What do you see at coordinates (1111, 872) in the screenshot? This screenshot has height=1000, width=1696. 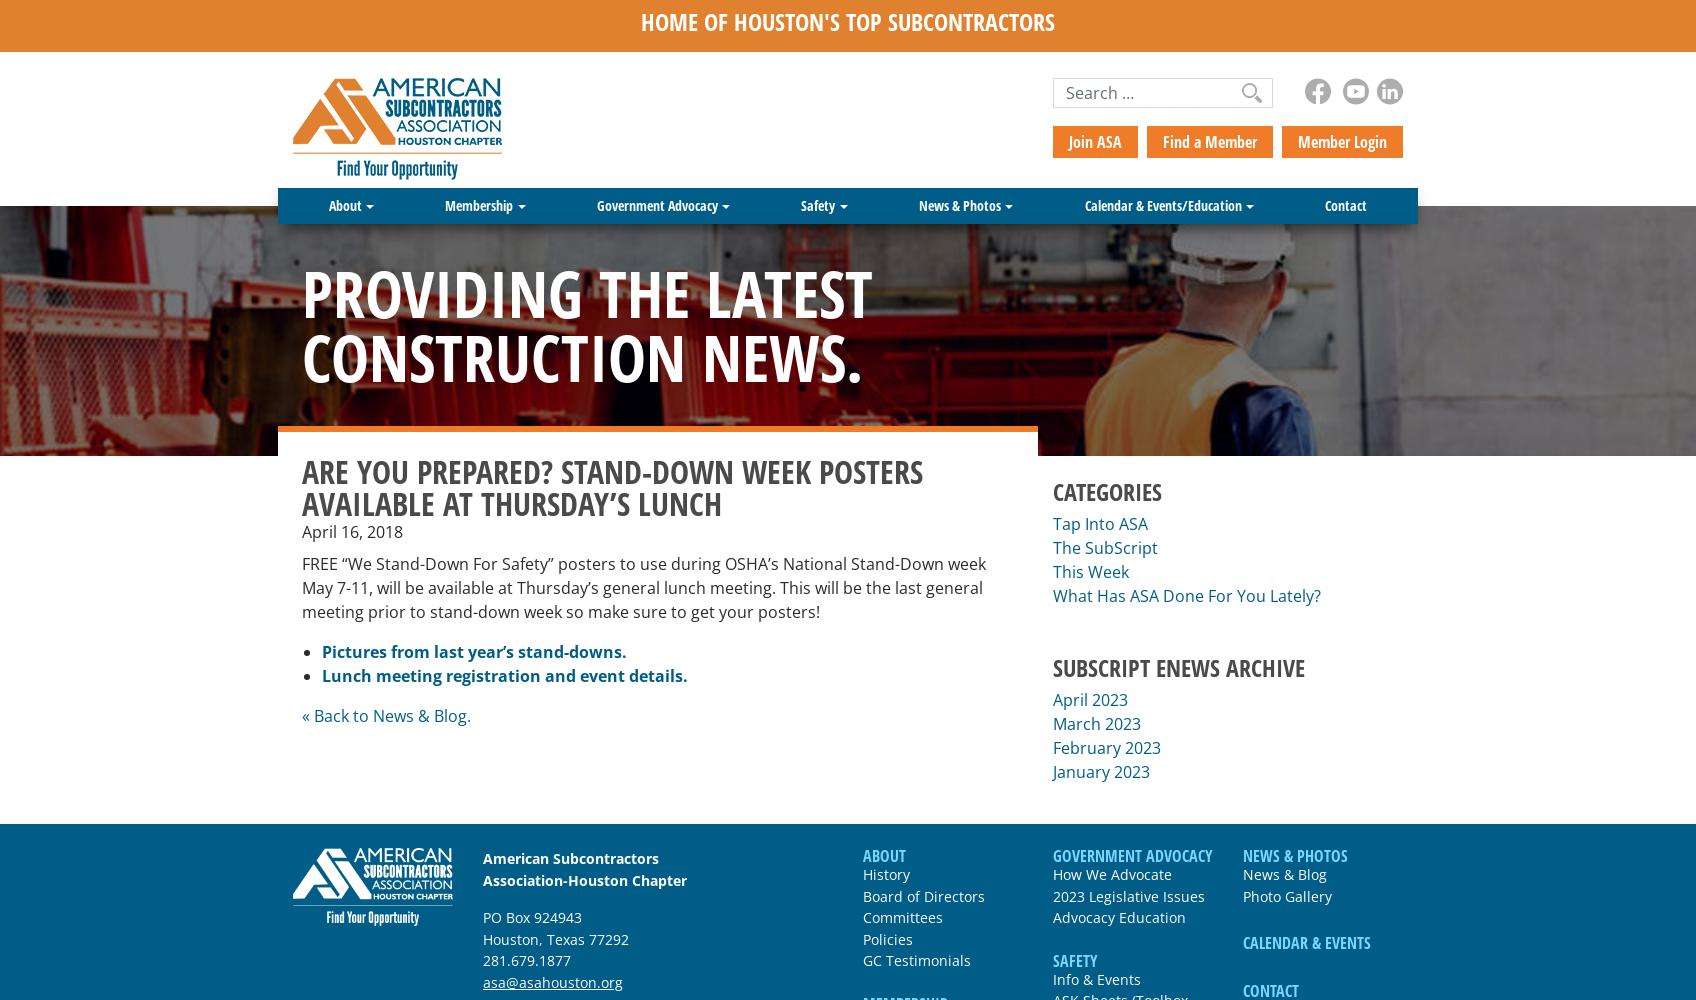 I see `'How We Advocate'` at bounding box center [1111, 872].